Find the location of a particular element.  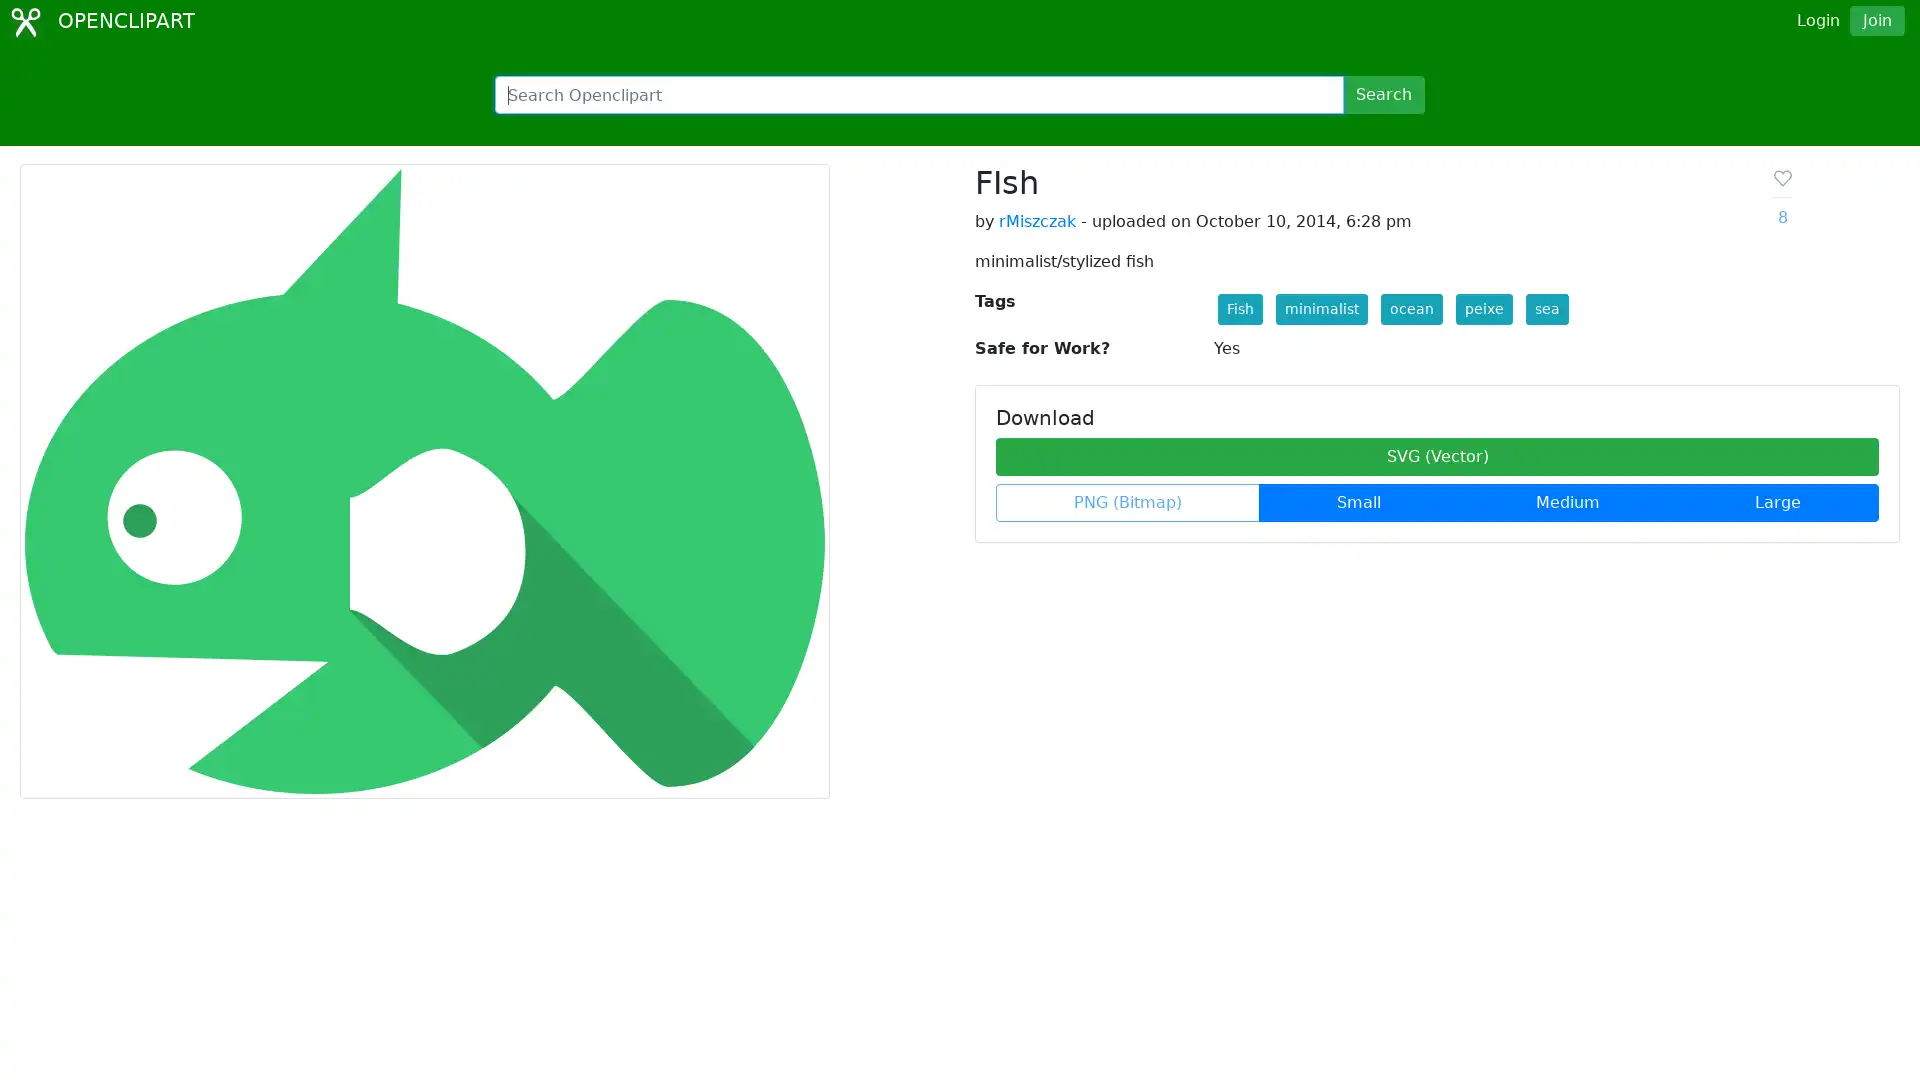

minimalist is located at coordinates (1320, 309).